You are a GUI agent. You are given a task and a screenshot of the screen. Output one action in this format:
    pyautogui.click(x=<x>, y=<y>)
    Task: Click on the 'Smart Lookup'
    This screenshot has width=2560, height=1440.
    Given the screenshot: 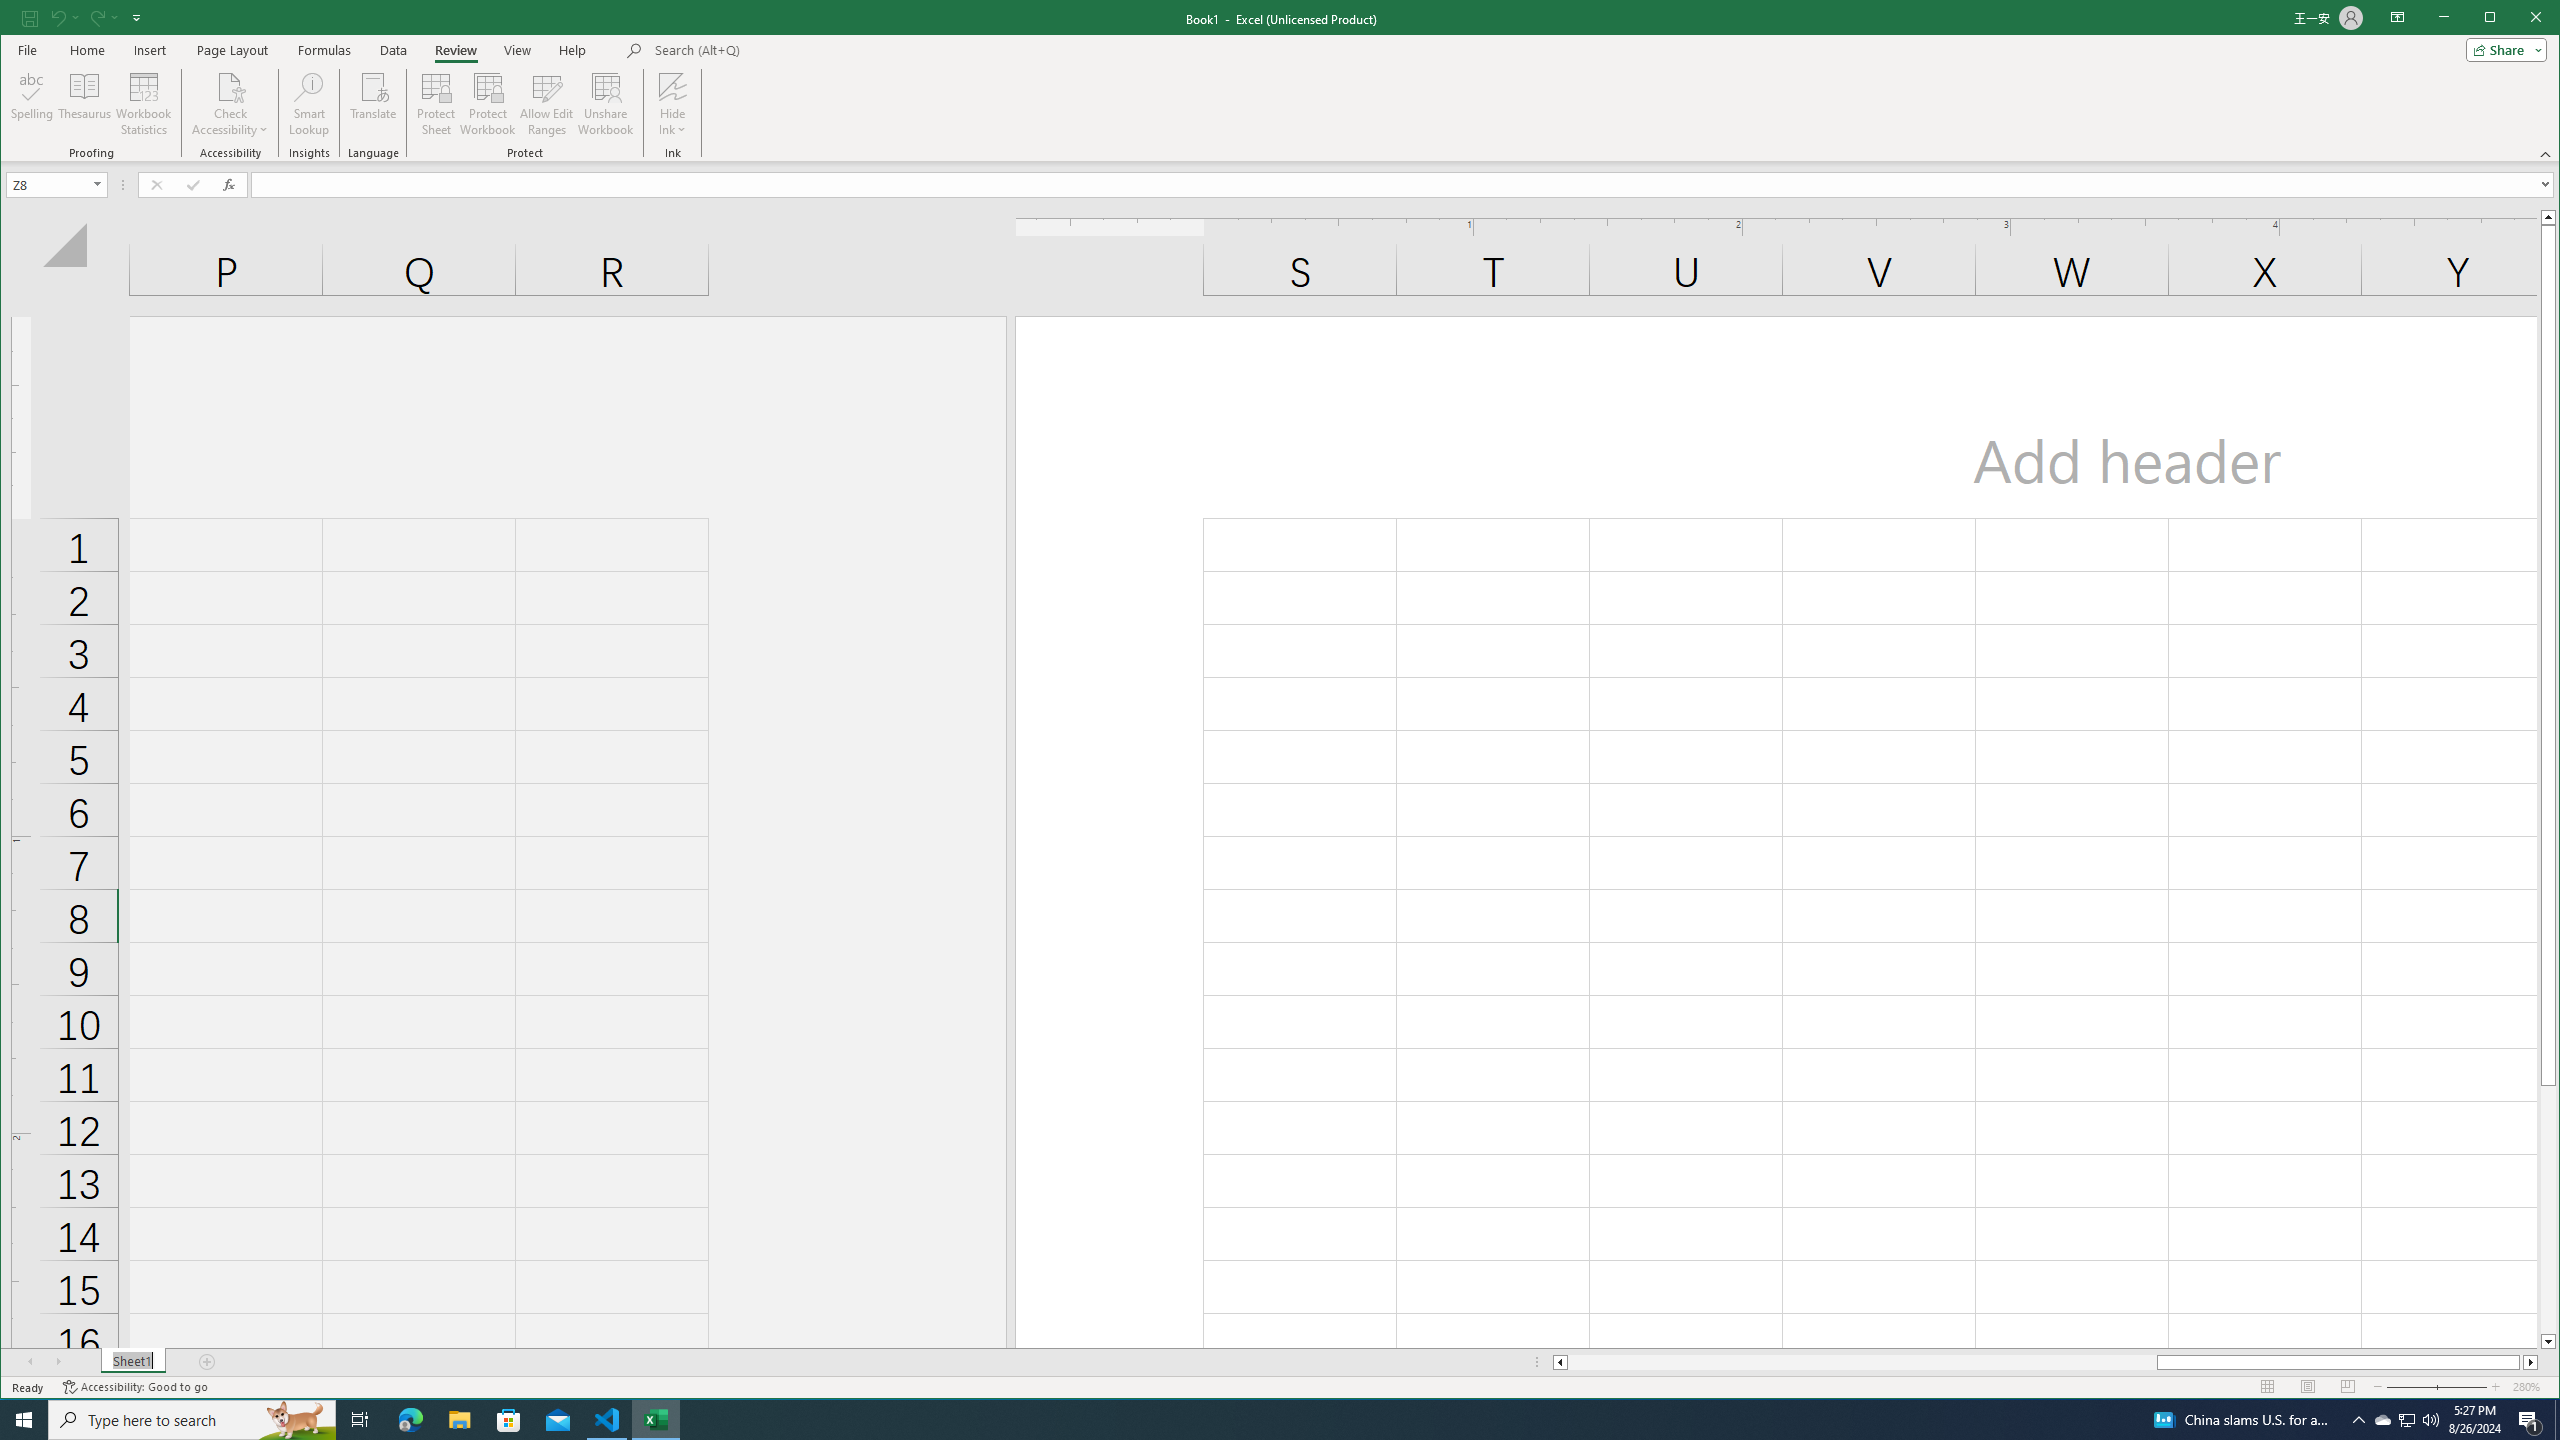 What is the action you would take?
    pyautogui.click(x=309, y=103)
    